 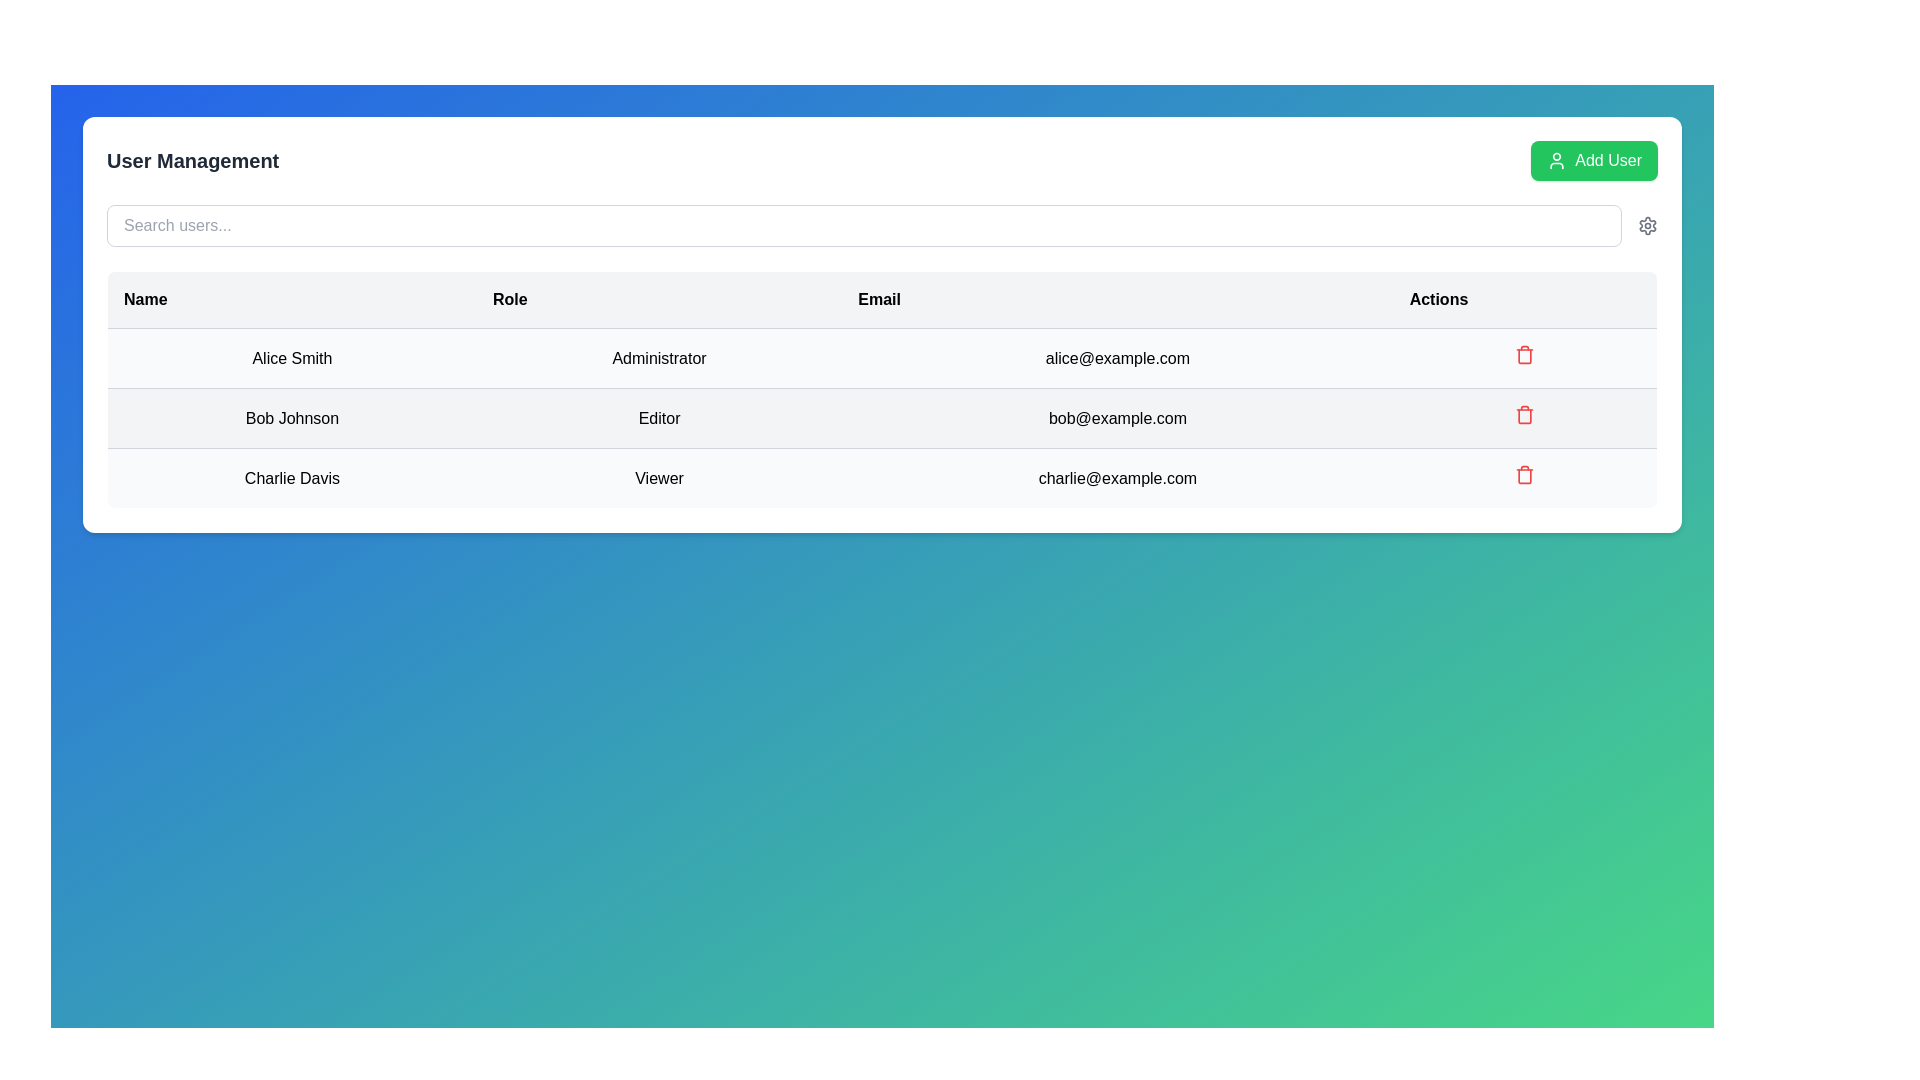 I want to click on the icon associated with the 'Add User' button located in the top-right corner of the 'User Management' section, so click(x=1556, y=160).